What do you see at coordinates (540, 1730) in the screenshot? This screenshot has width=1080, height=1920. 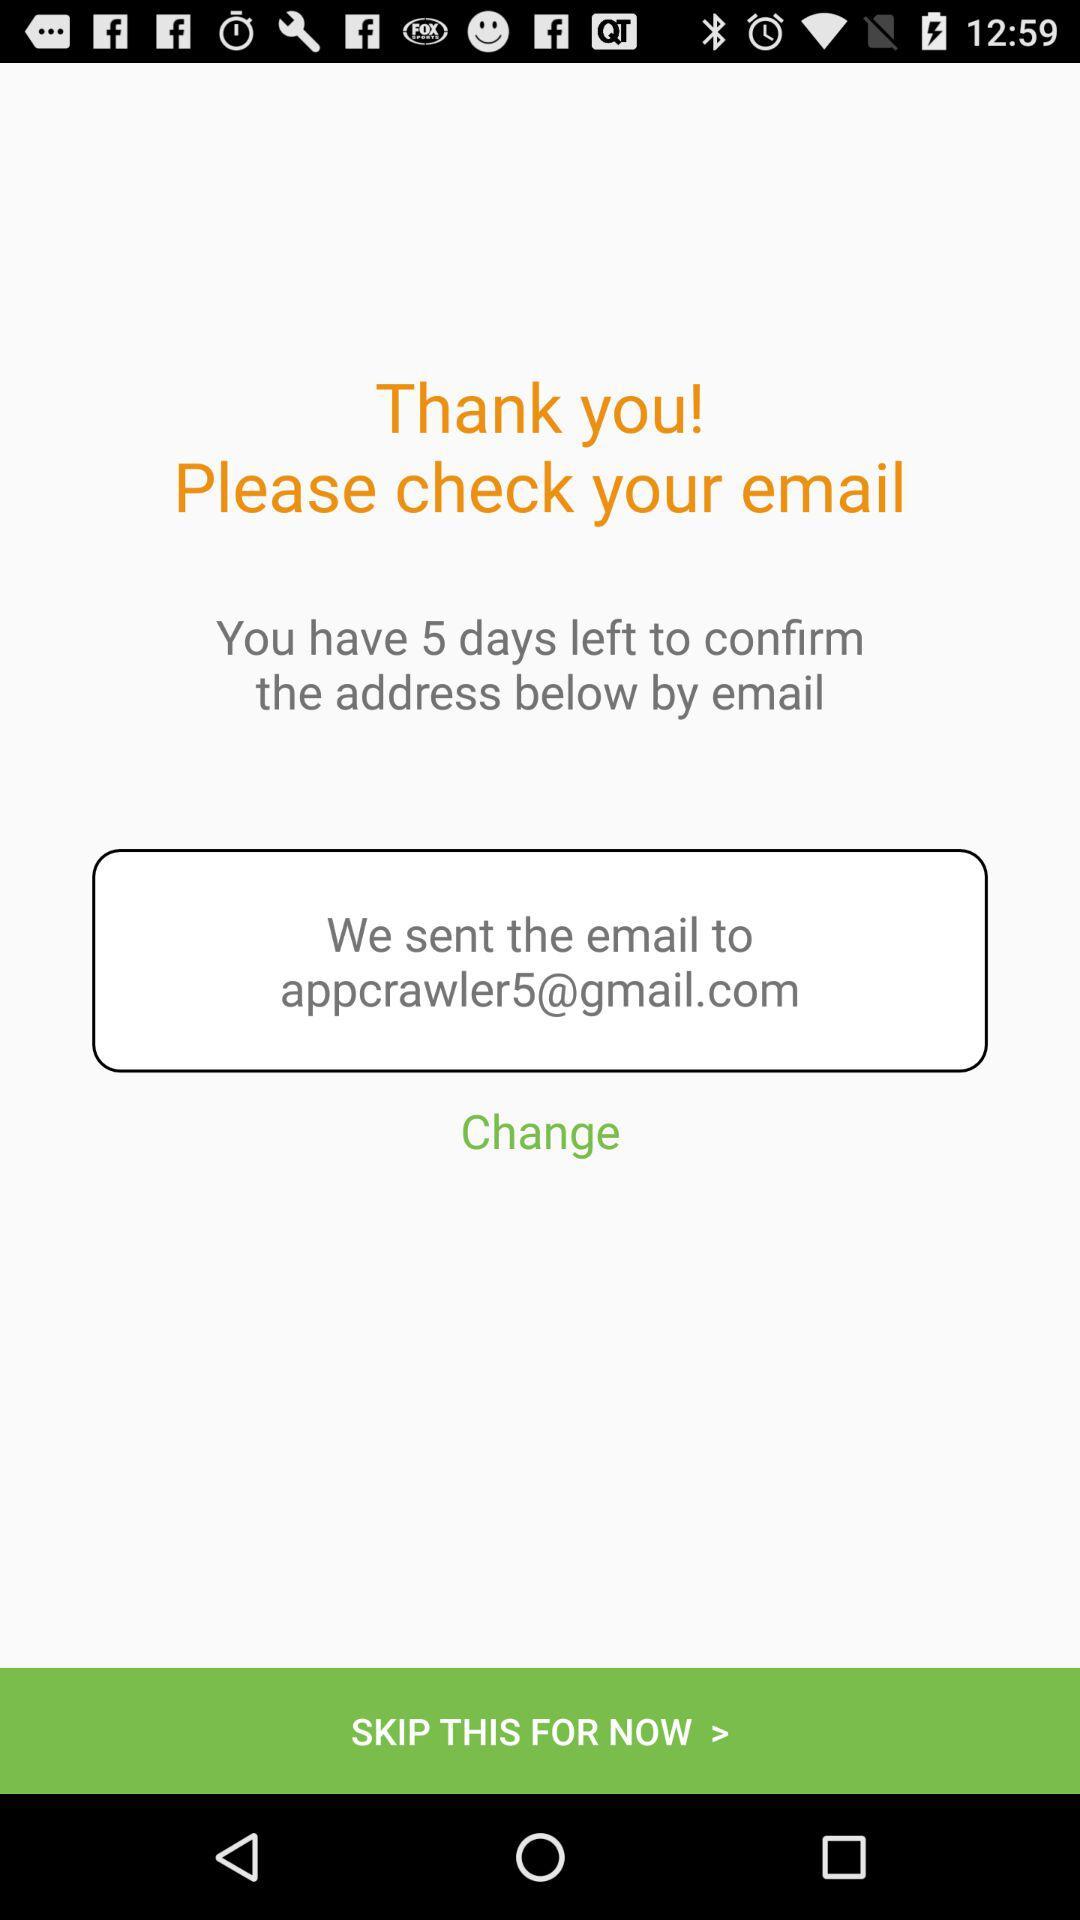 I see `skip this for` at bounding box center [540, 1730].